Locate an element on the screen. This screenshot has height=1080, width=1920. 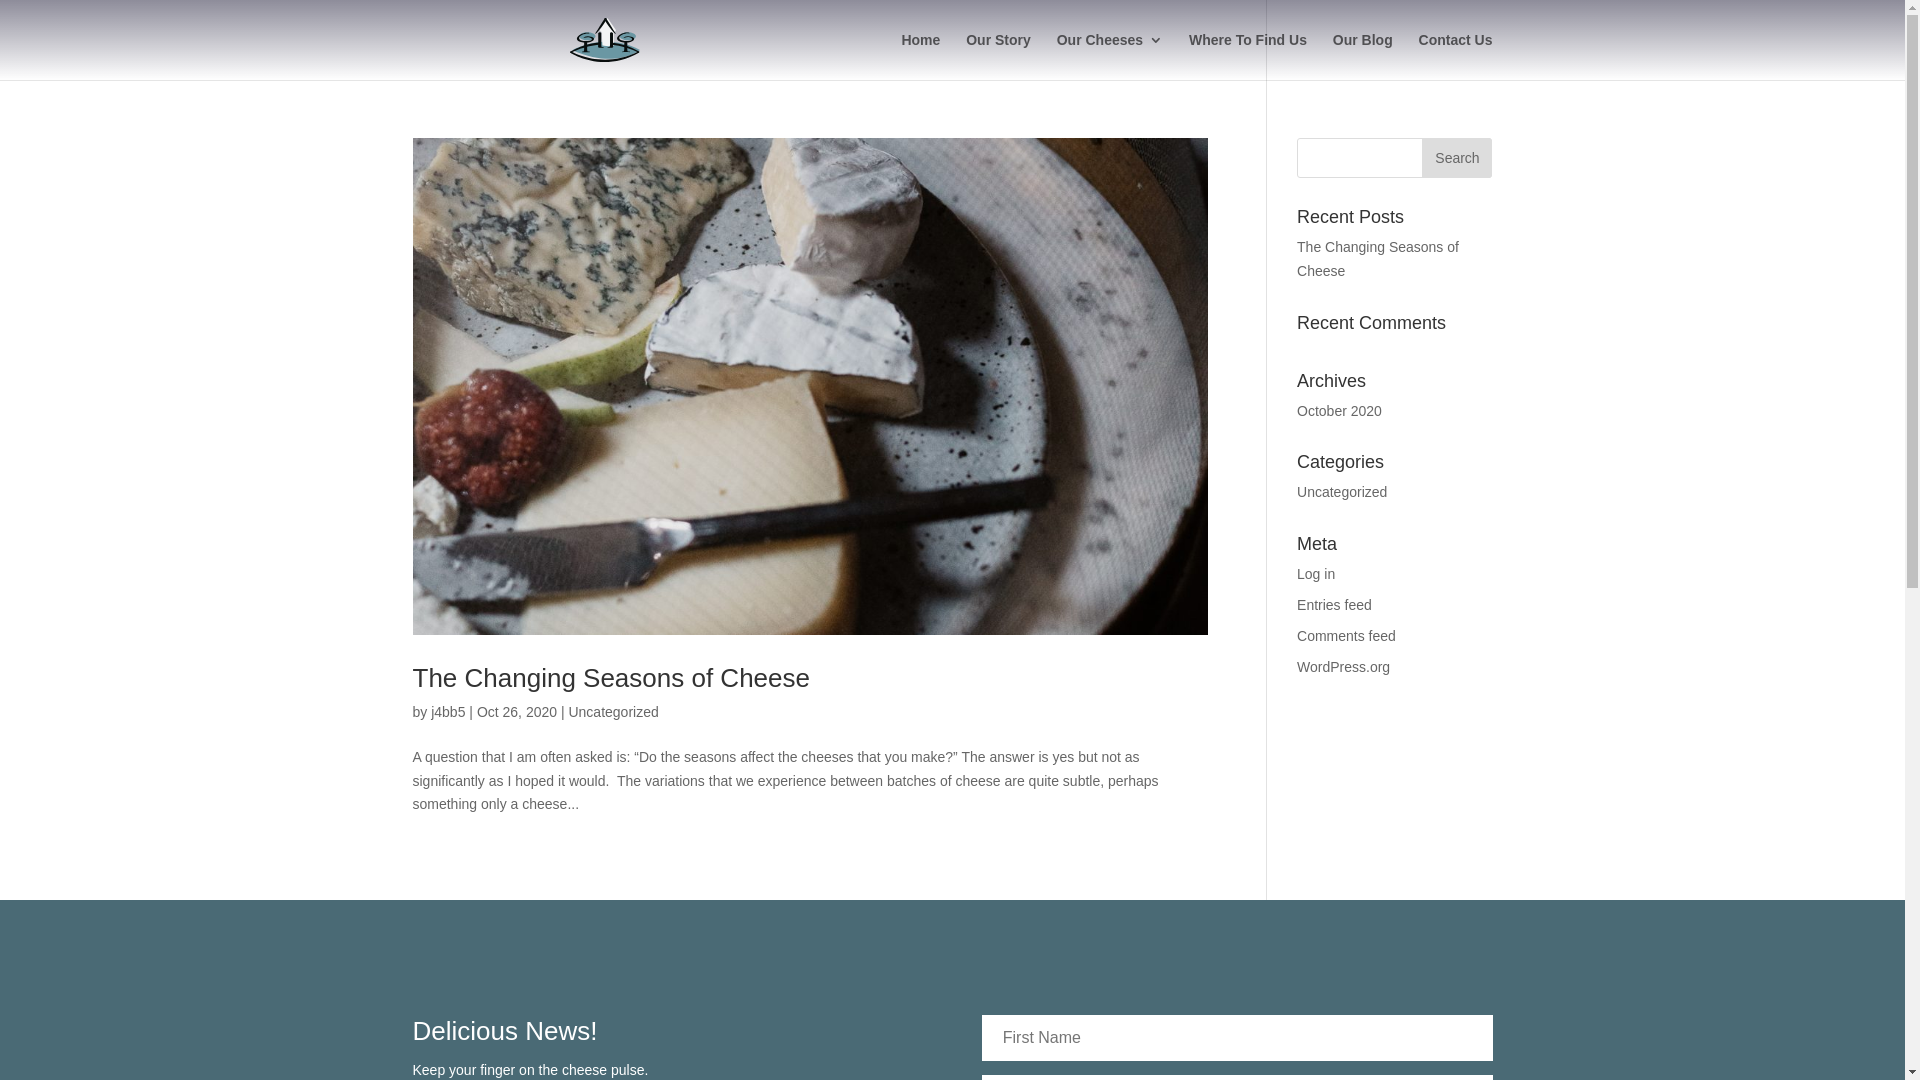
'Our Story' is located at coordinates (998, 55).